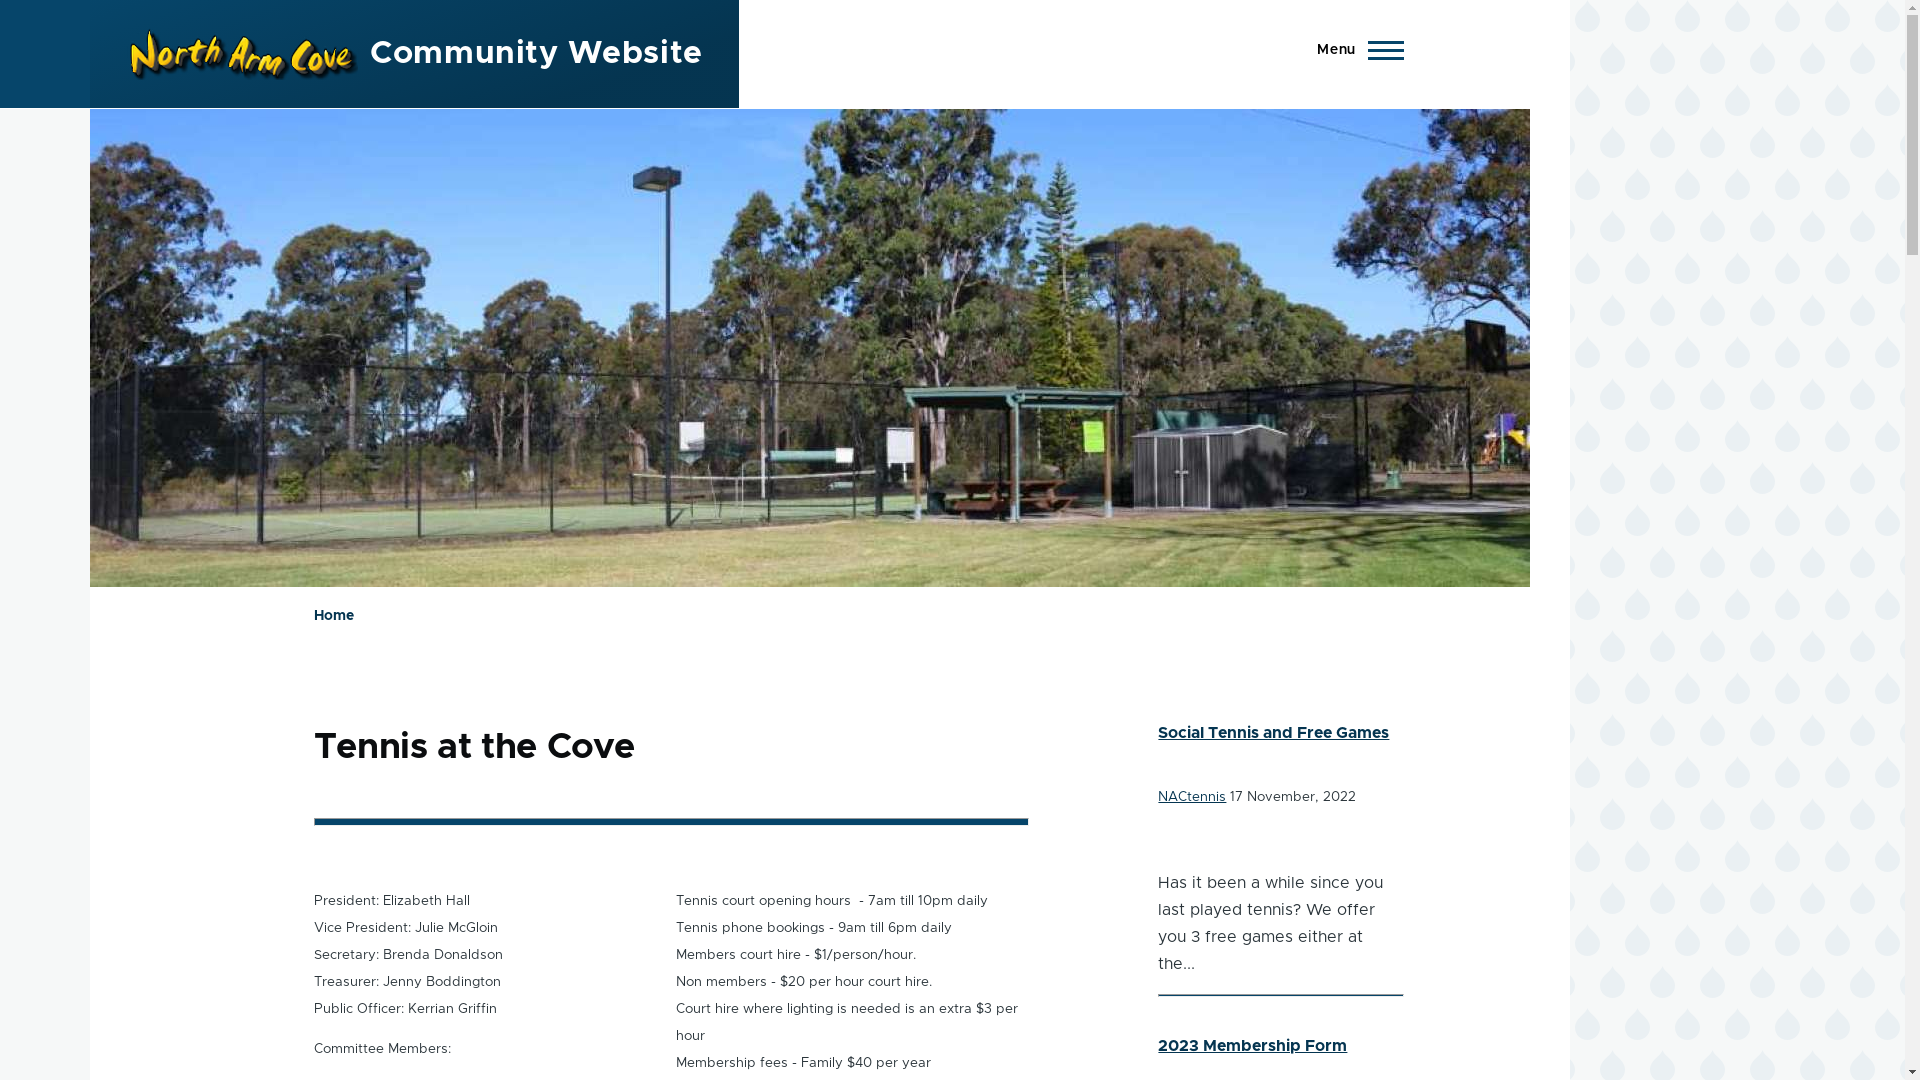 The height and width of the screenshot is (1080, 1920). I want to click on 'NACtennis', so click(1191, 796).